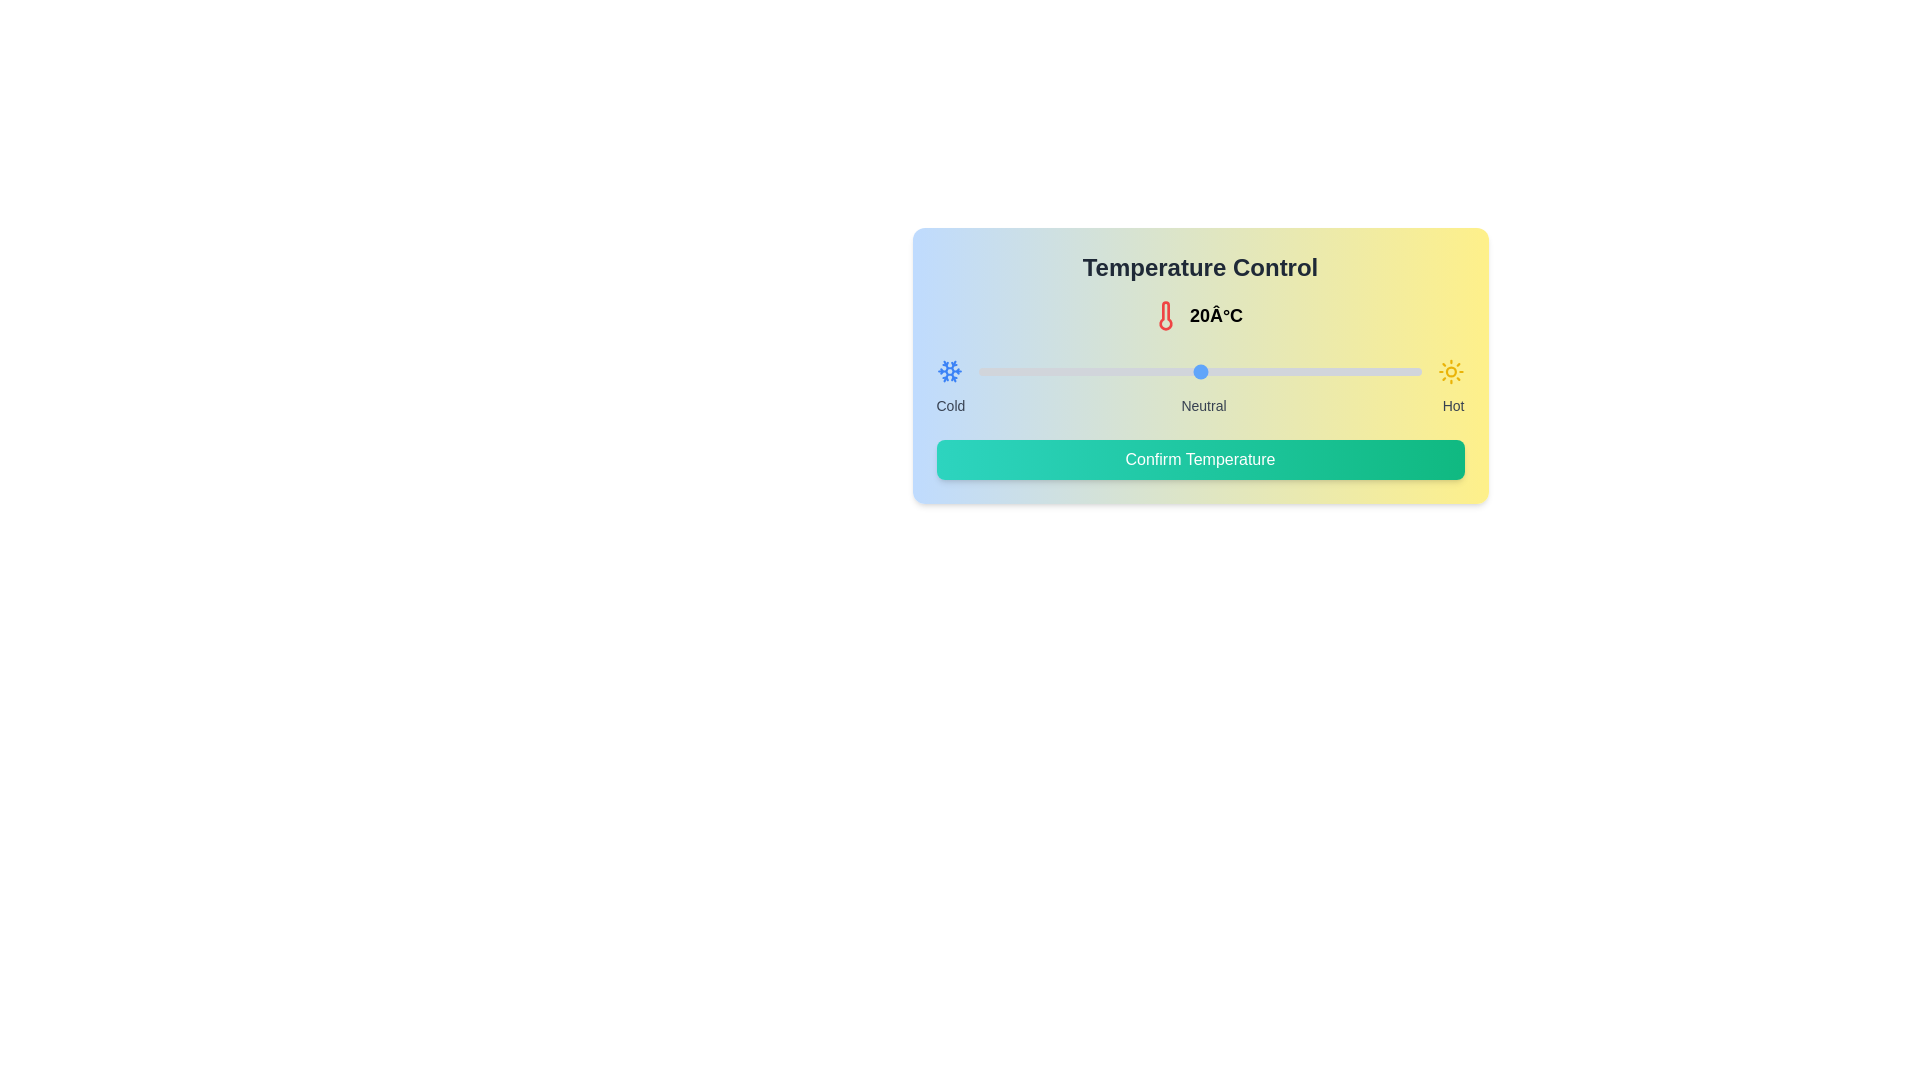 This screenshot has height=1080, width=1920. I want to click on the temperature slider to 38°C, so click(1398, 371).